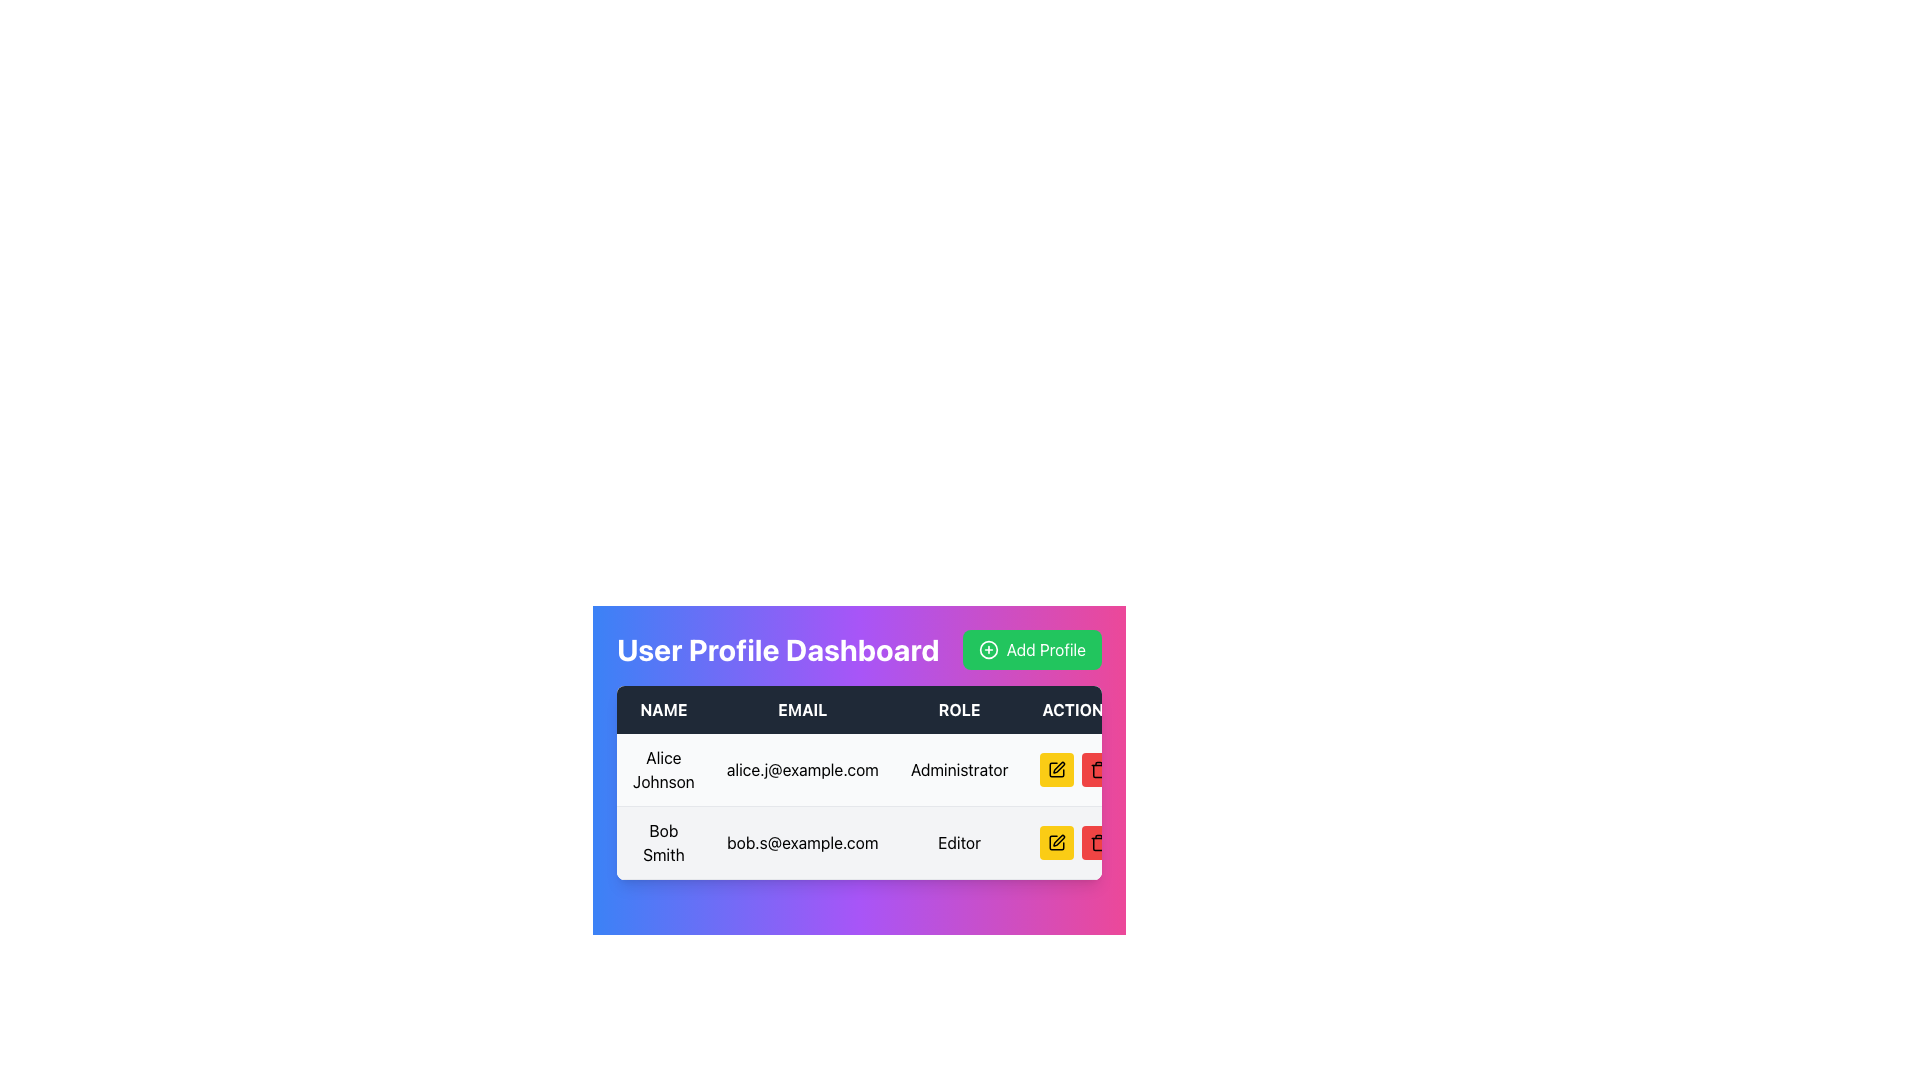 Image resolution: width=1920 pixels, height=1080 pixels. What do you see at coordinates (1056, 843) in the screenshot?
I see `the yellow edit icon button in the user profile table for 'Bob Smith'` at bounding box center [1056, 843].